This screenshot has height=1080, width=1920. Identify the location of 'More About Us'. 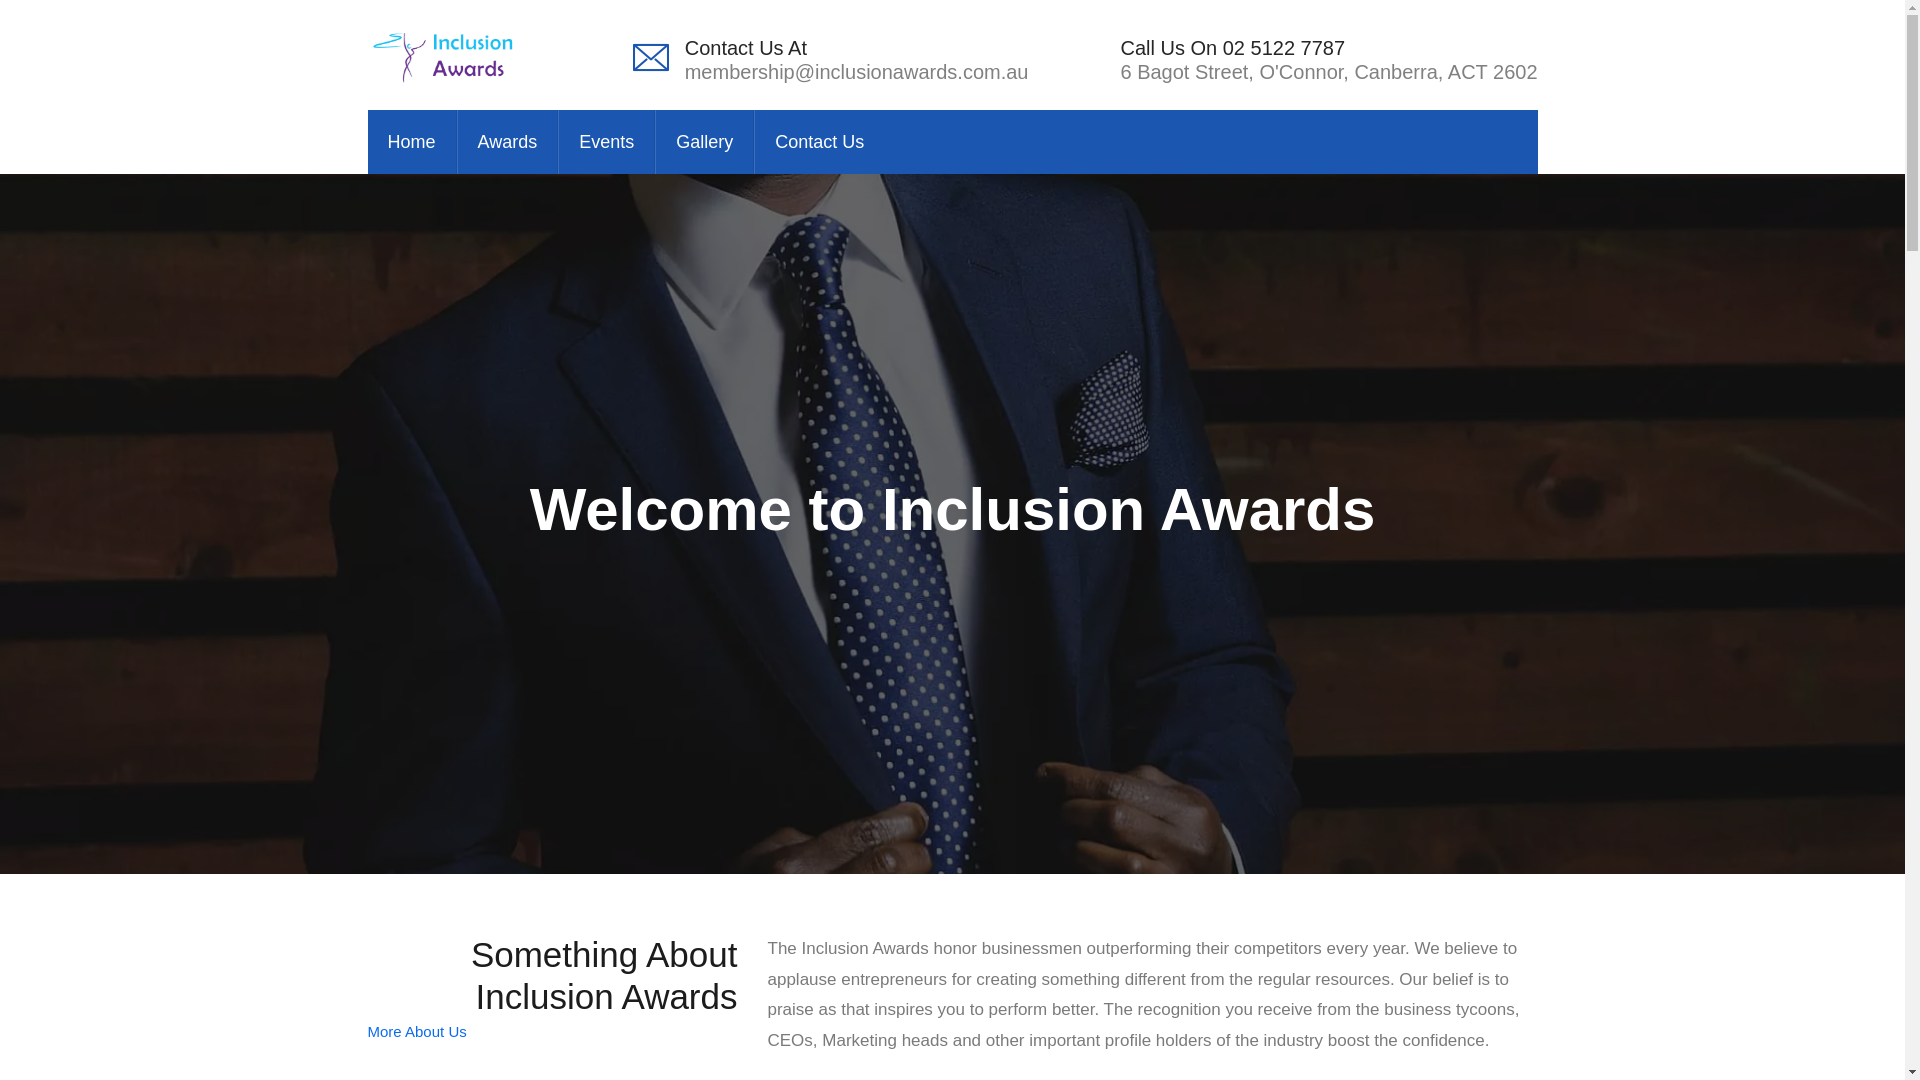
(416, 1031).